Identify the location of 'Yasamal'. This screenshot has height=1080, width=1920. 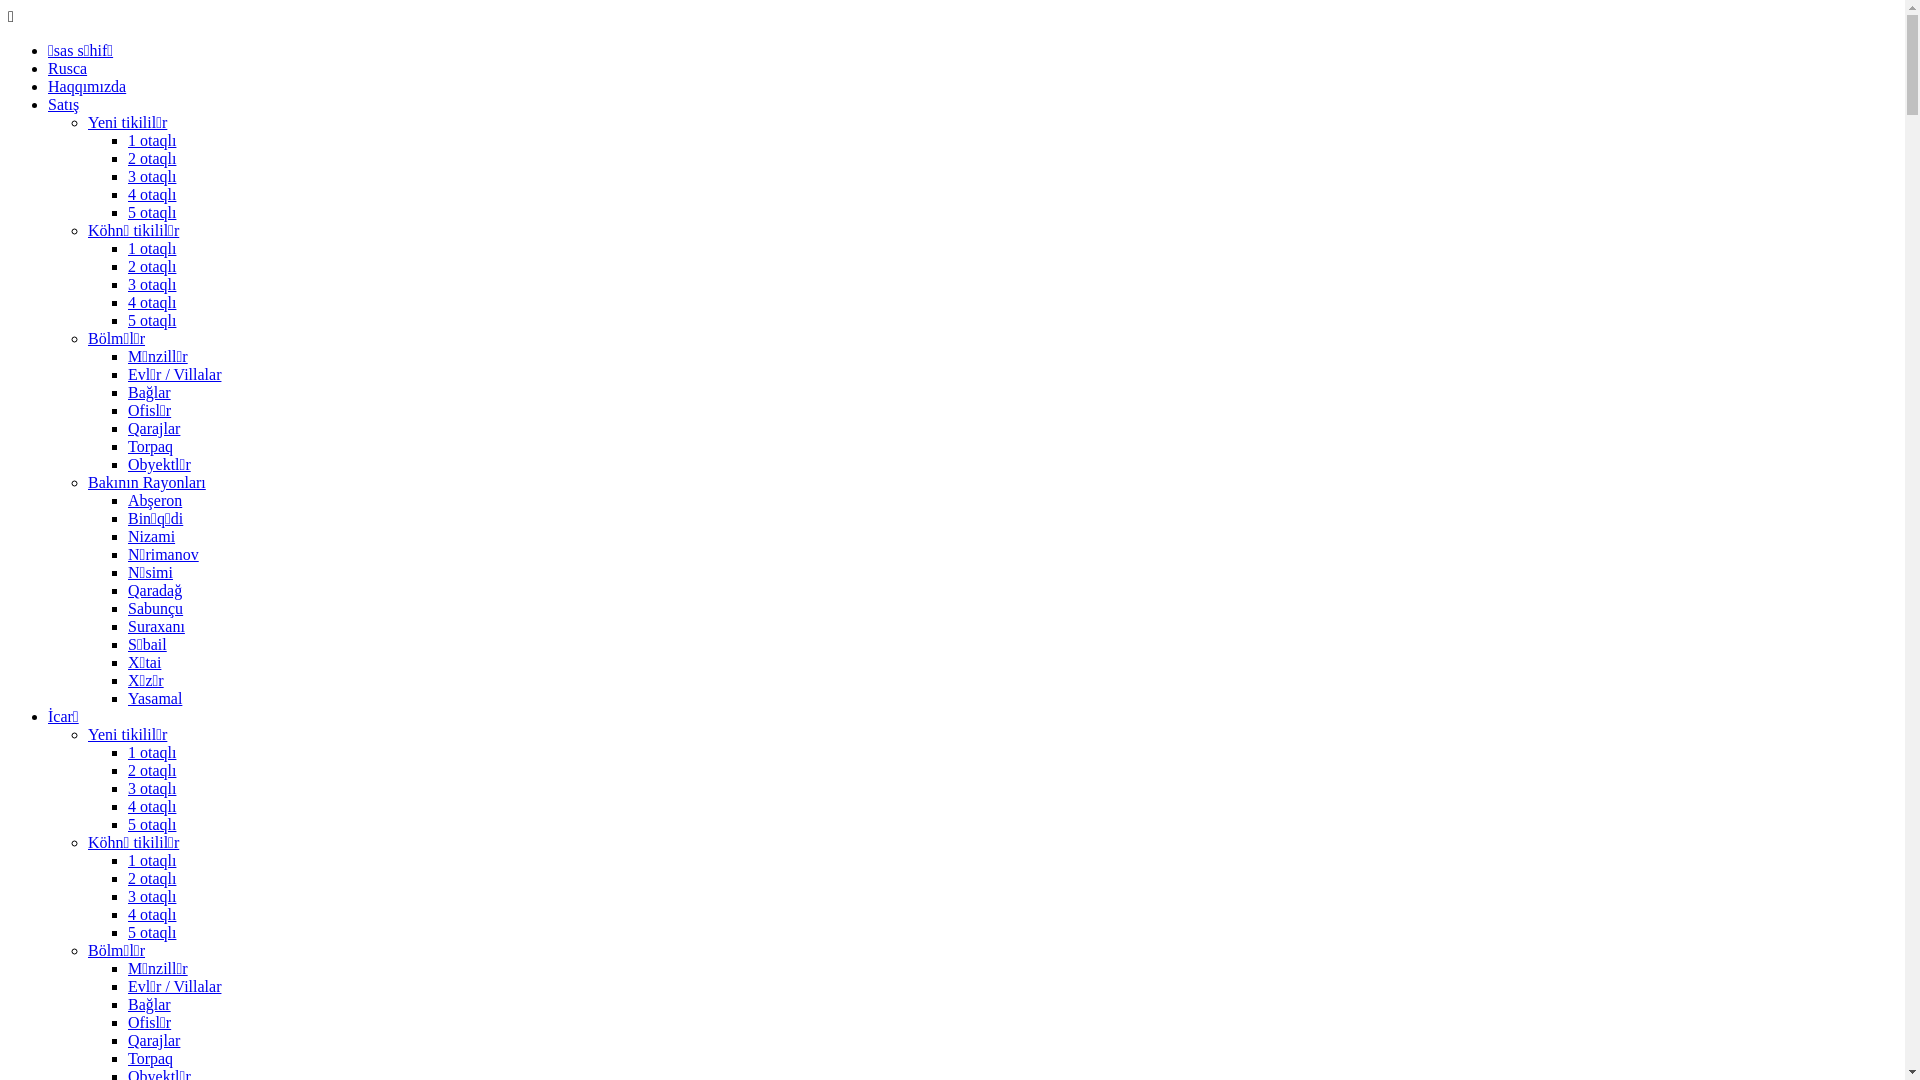
(127, 697).